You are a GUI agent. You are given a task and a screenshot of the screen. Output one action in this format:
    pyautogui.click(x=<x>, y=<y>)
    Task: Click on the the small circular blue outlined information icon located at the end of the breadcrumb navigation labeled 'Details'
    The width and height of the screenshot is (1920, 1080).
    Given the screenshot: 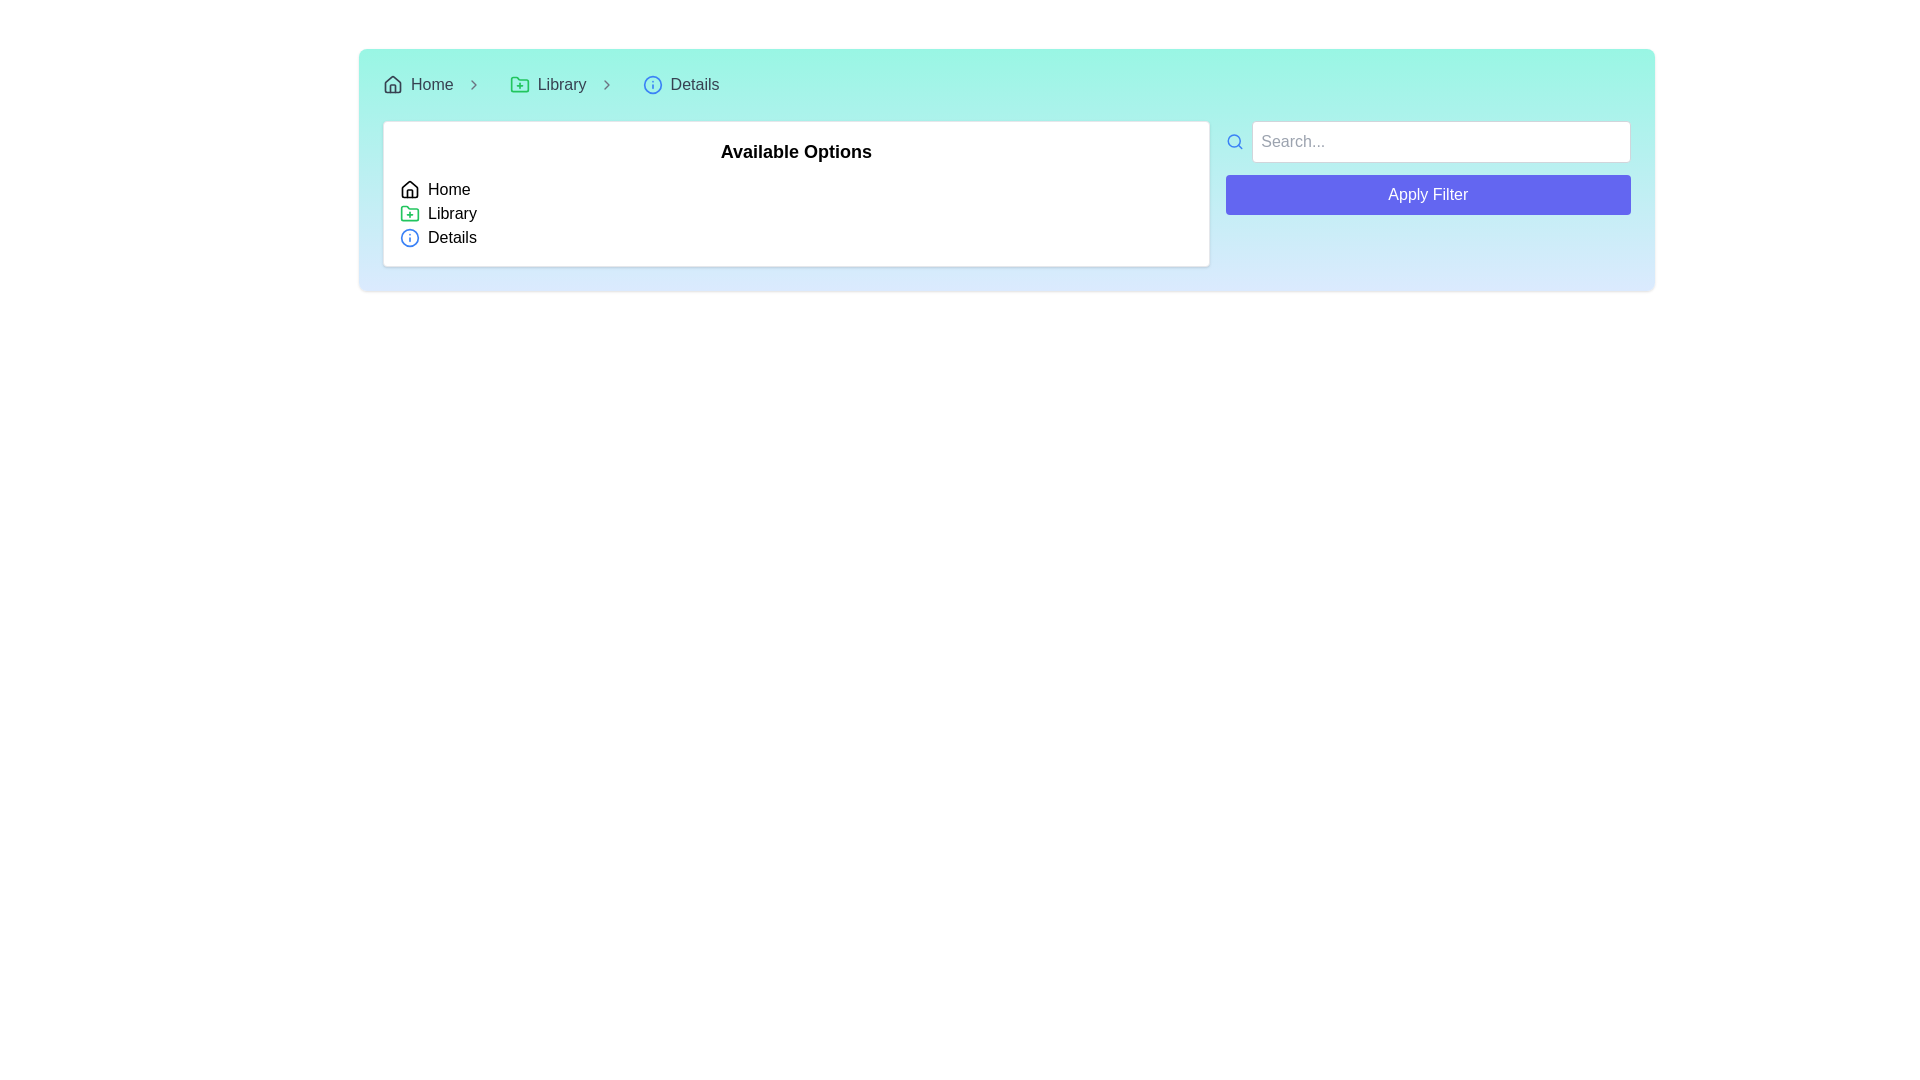 What is the action you would take?
    pyautogui.click(x=652, y=83)
    